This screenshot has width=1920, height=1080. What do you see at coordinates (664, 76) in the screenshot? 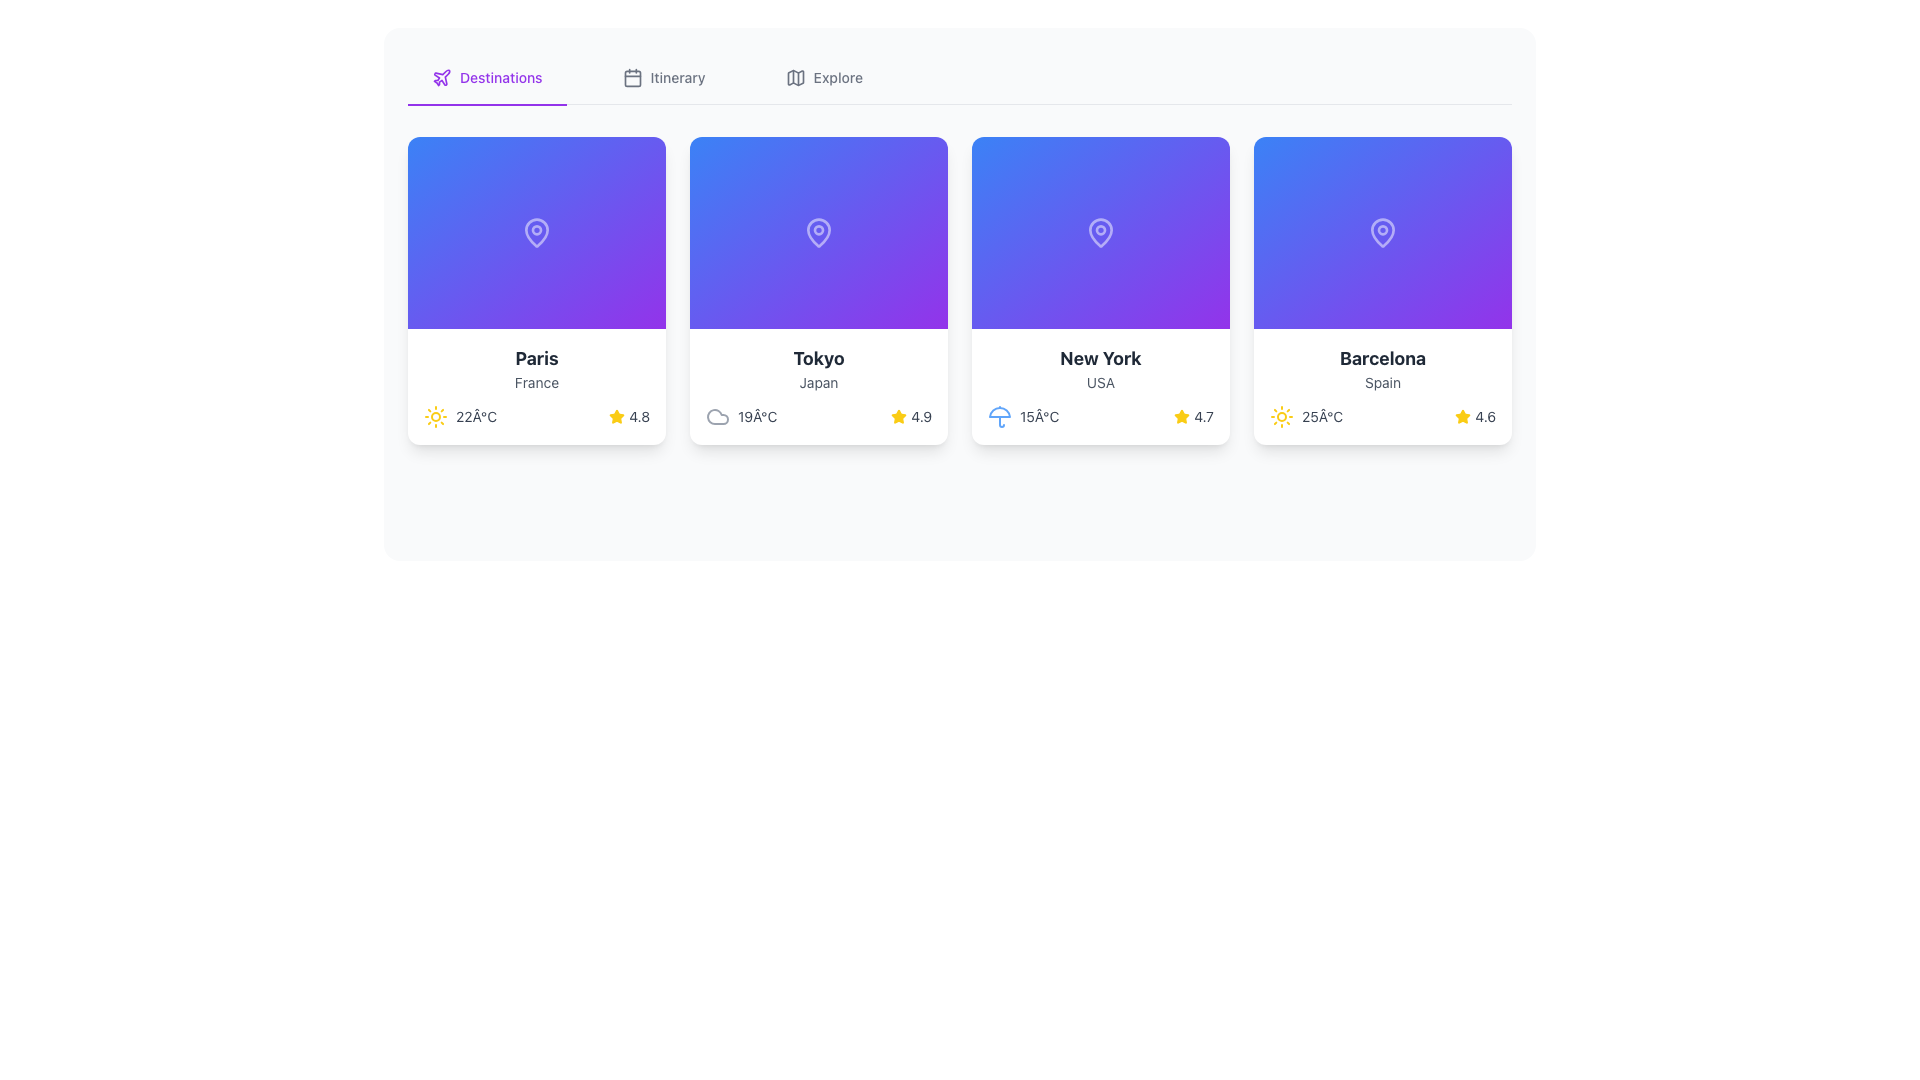
I see `the itinerary navigation button located in the second position of the horizontal navigation bar` at bounding box center [664, 76].